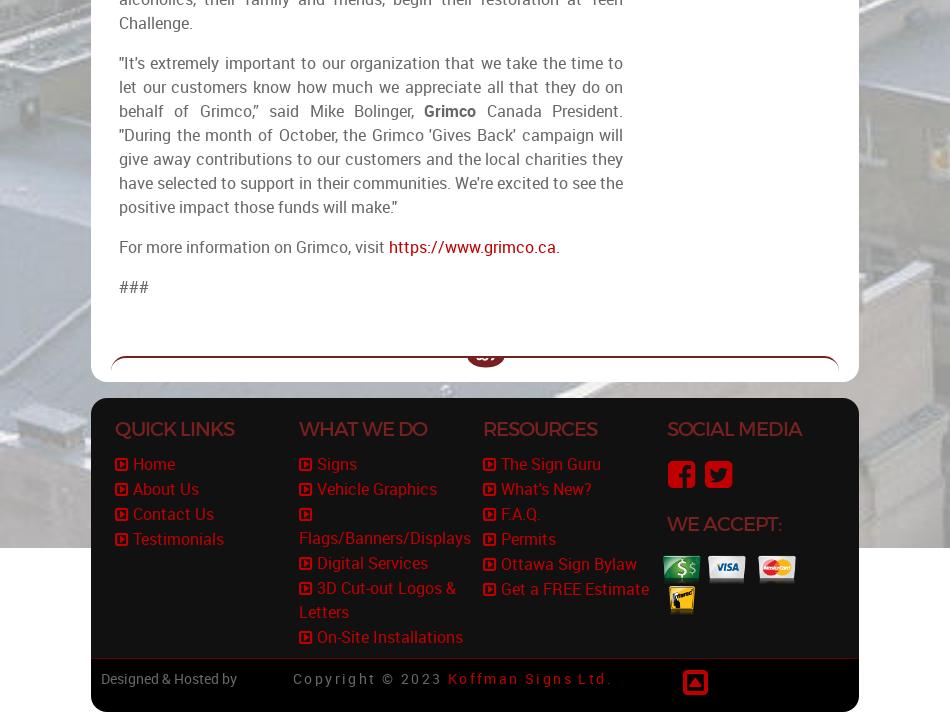 The image size is (950, 726). Describe the element at coordinates (530, 678) in the screenshot. I see `'Koffman Signs Ltd.'` at that location.